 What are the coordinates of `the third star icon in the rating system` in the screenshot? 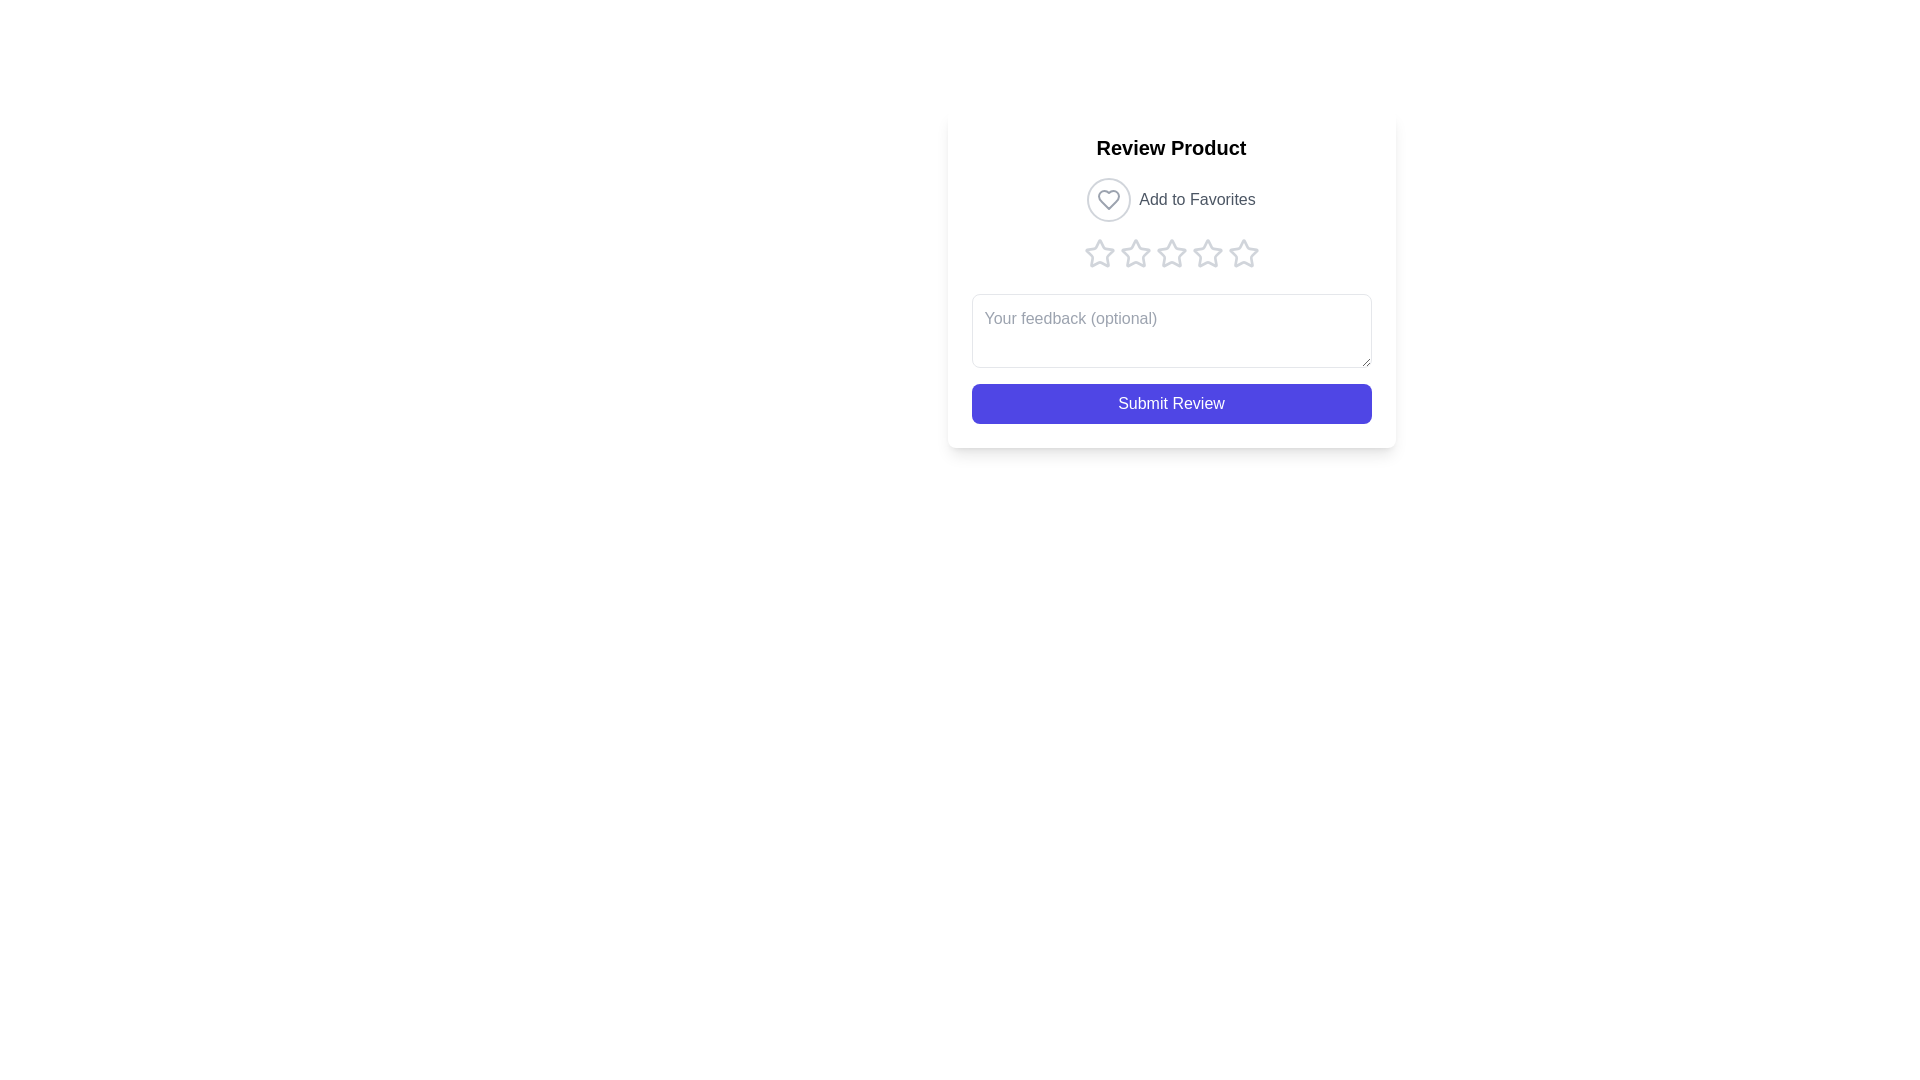 It's located at (1171, 252).